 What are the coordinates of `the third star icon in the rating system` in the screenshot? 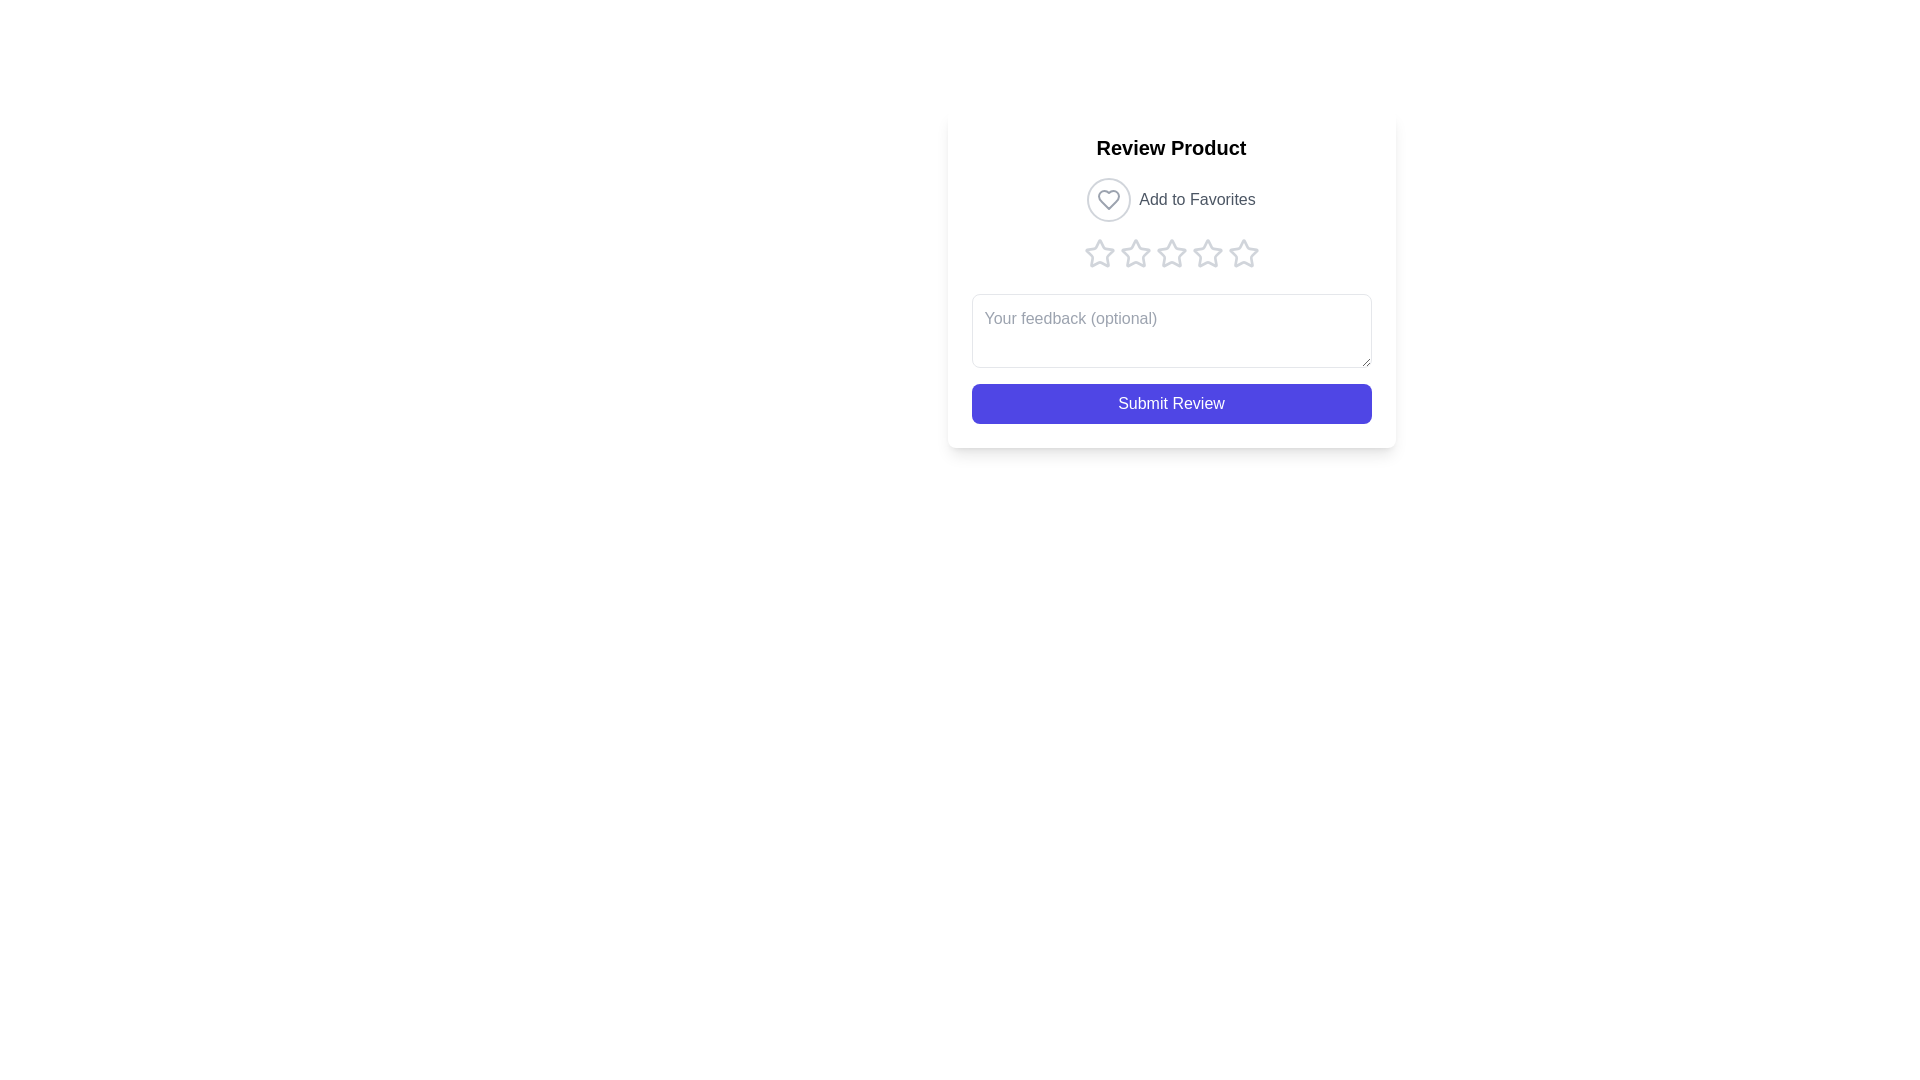 It's located at (1171, 252).